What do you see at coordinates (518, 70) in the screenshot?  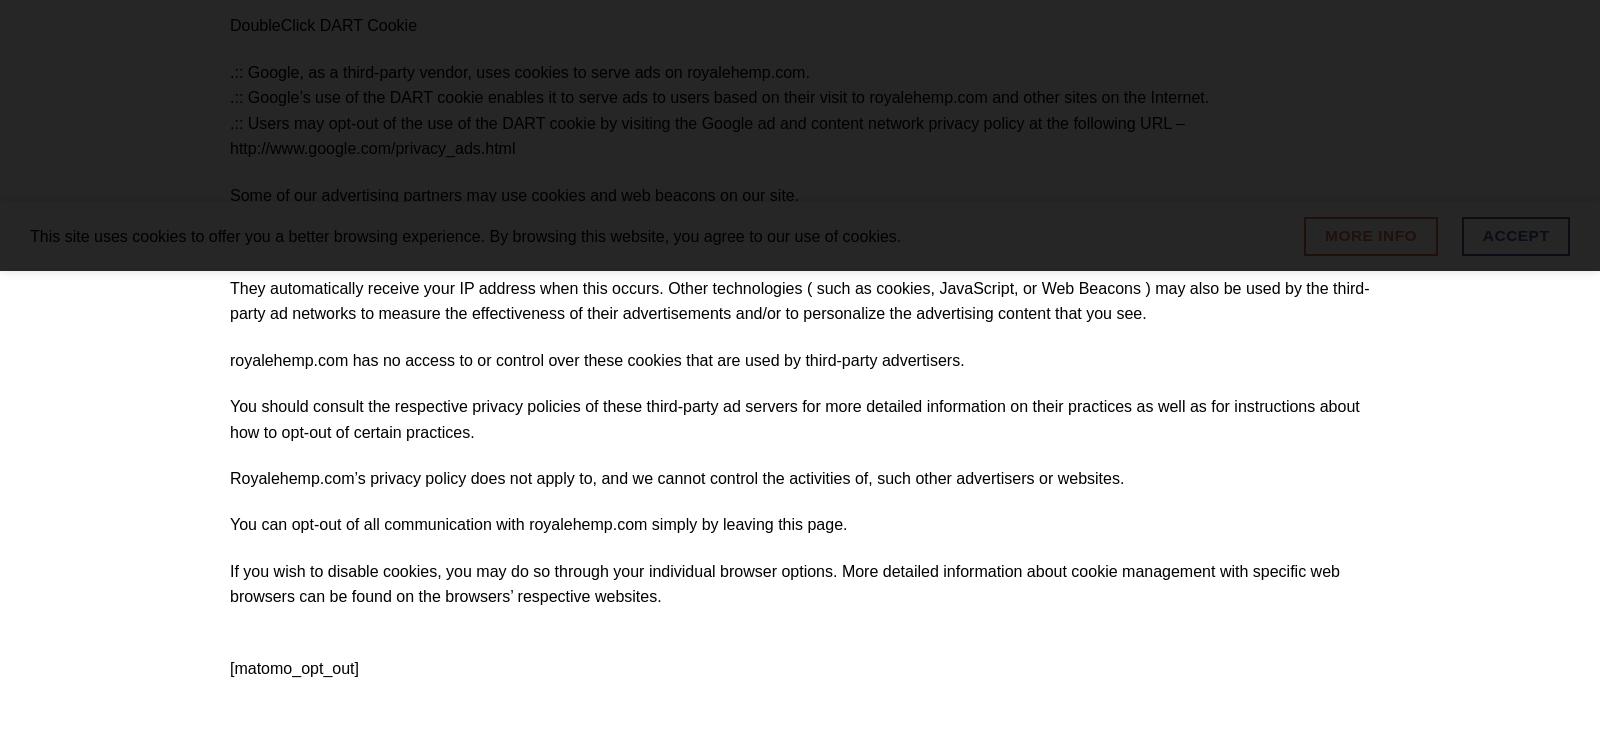 I see `'.:: Google, as a third-party vendor, uses cookies to serve ads on royalehemp.com.'` at bounding box center [518, 70].